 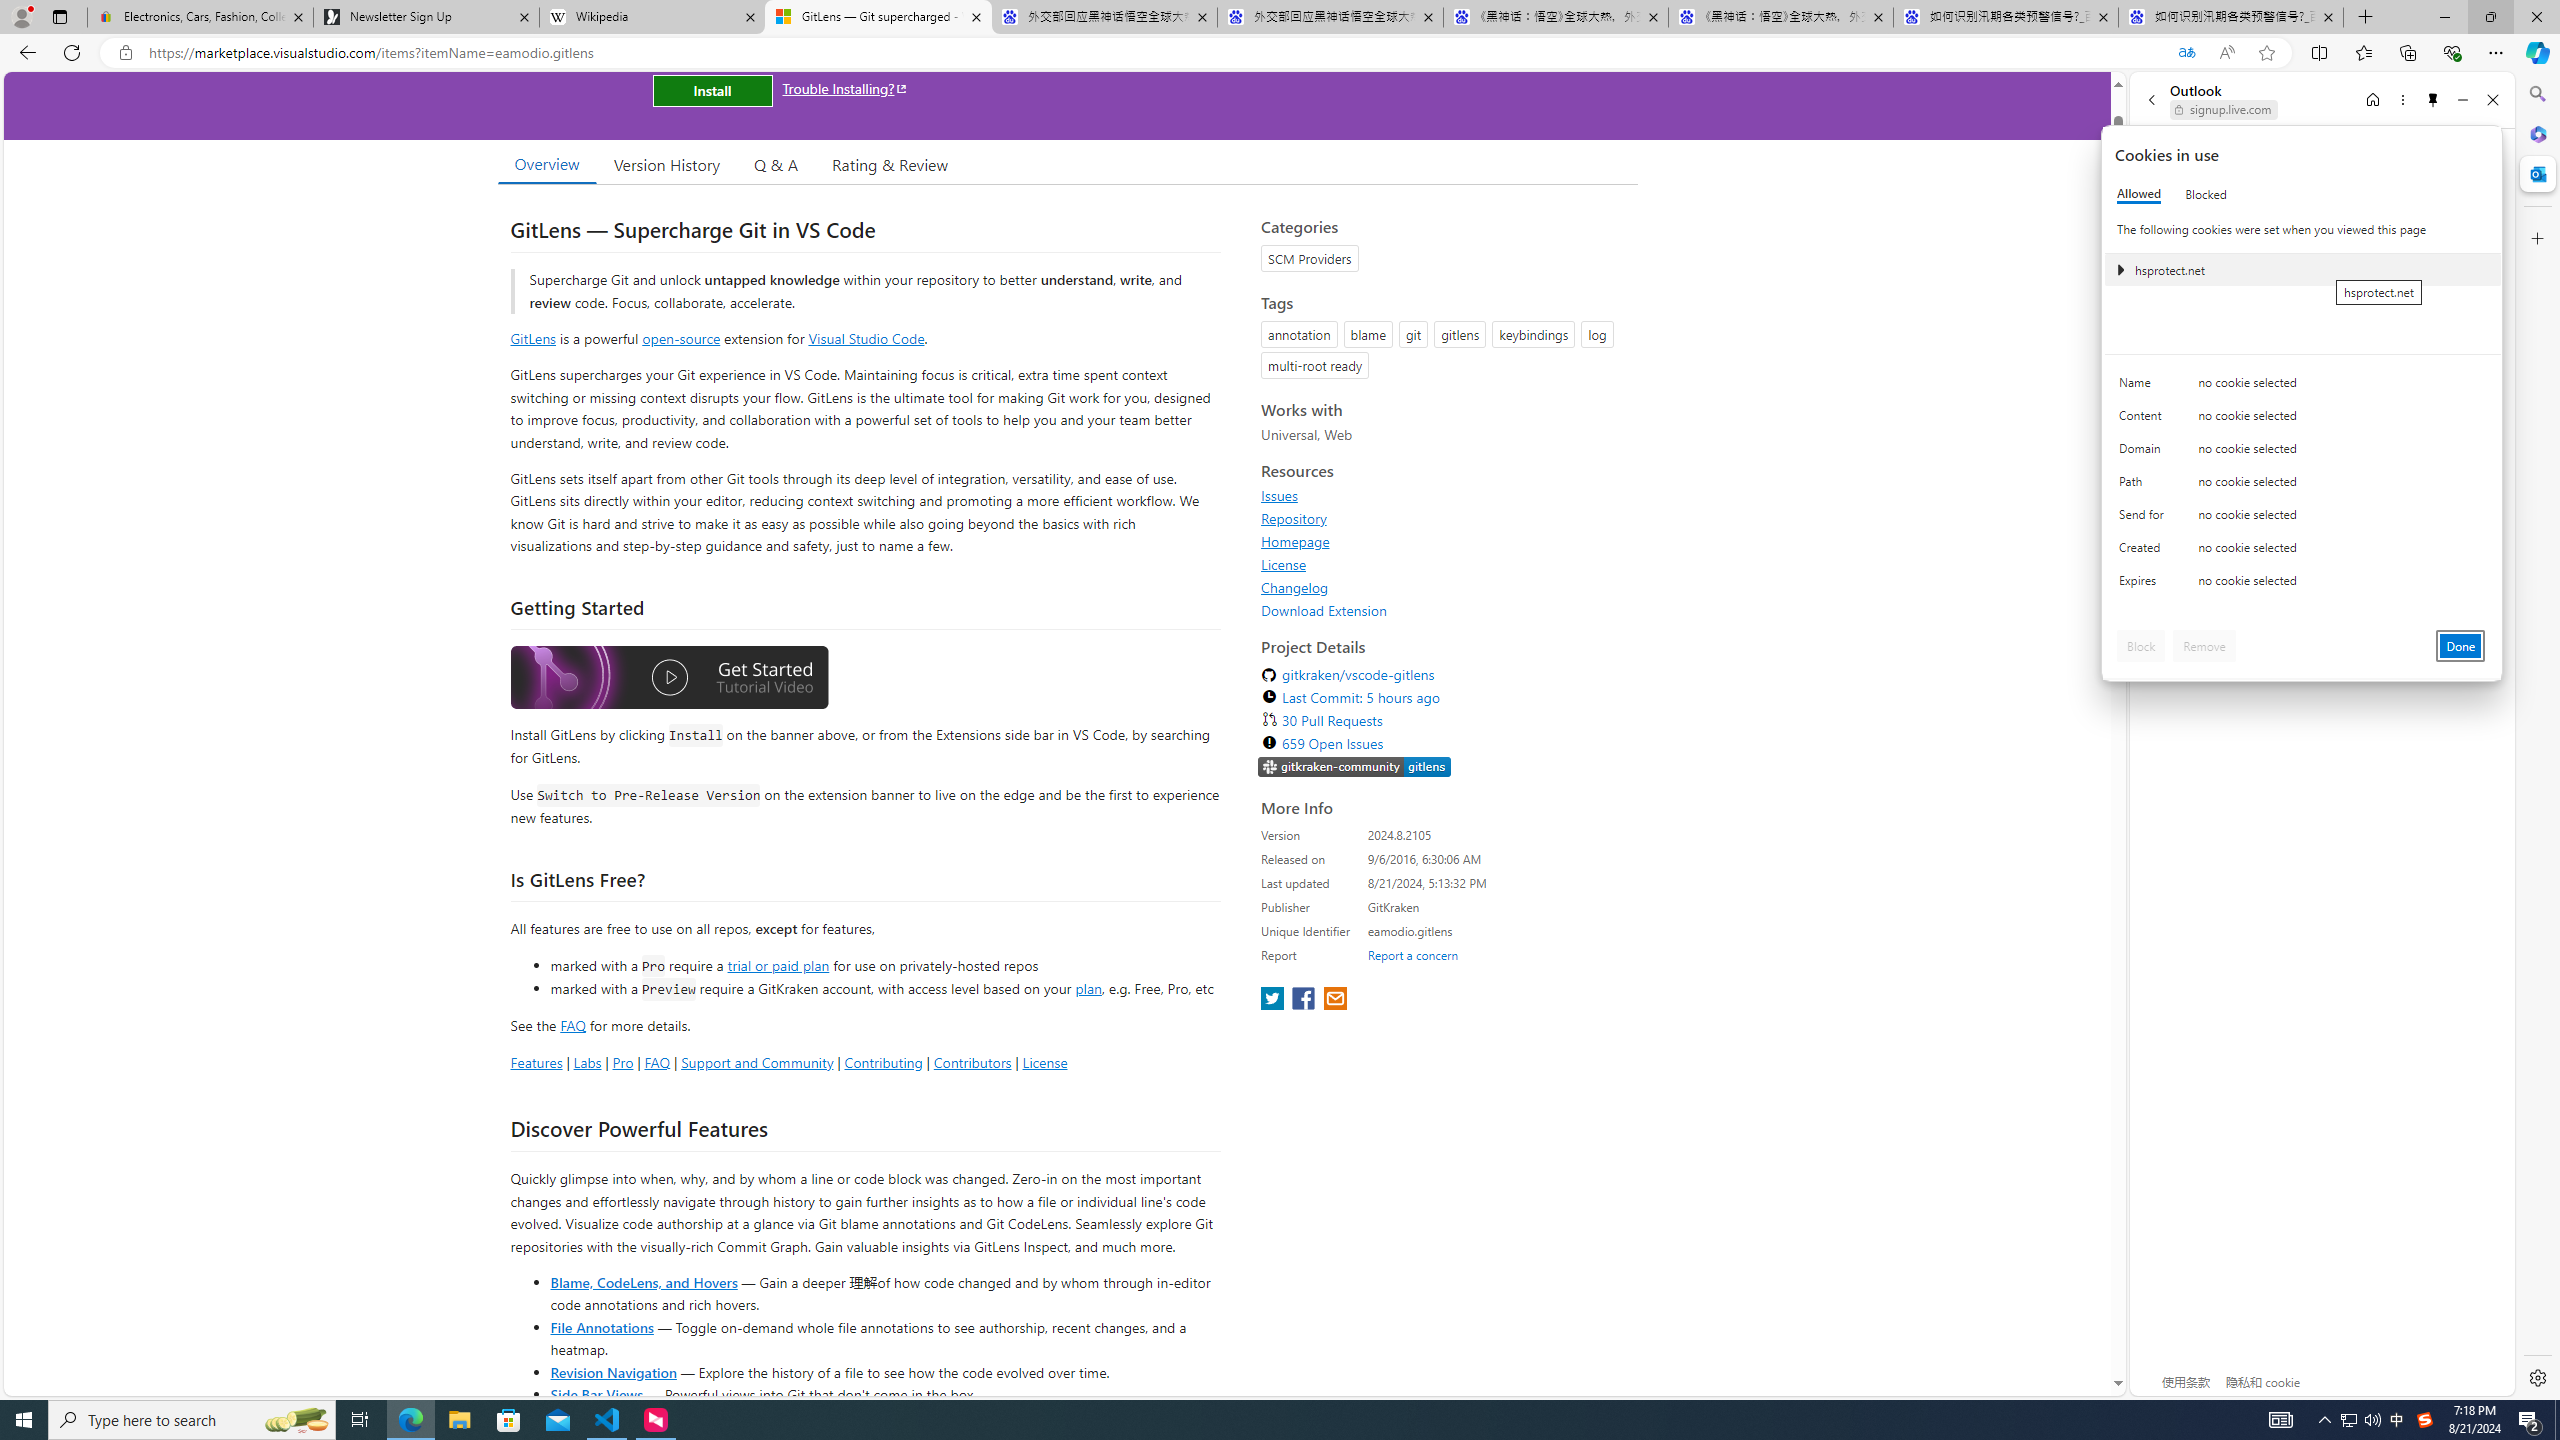 I want to click on 'Send for', so click(x=2144, y=518).